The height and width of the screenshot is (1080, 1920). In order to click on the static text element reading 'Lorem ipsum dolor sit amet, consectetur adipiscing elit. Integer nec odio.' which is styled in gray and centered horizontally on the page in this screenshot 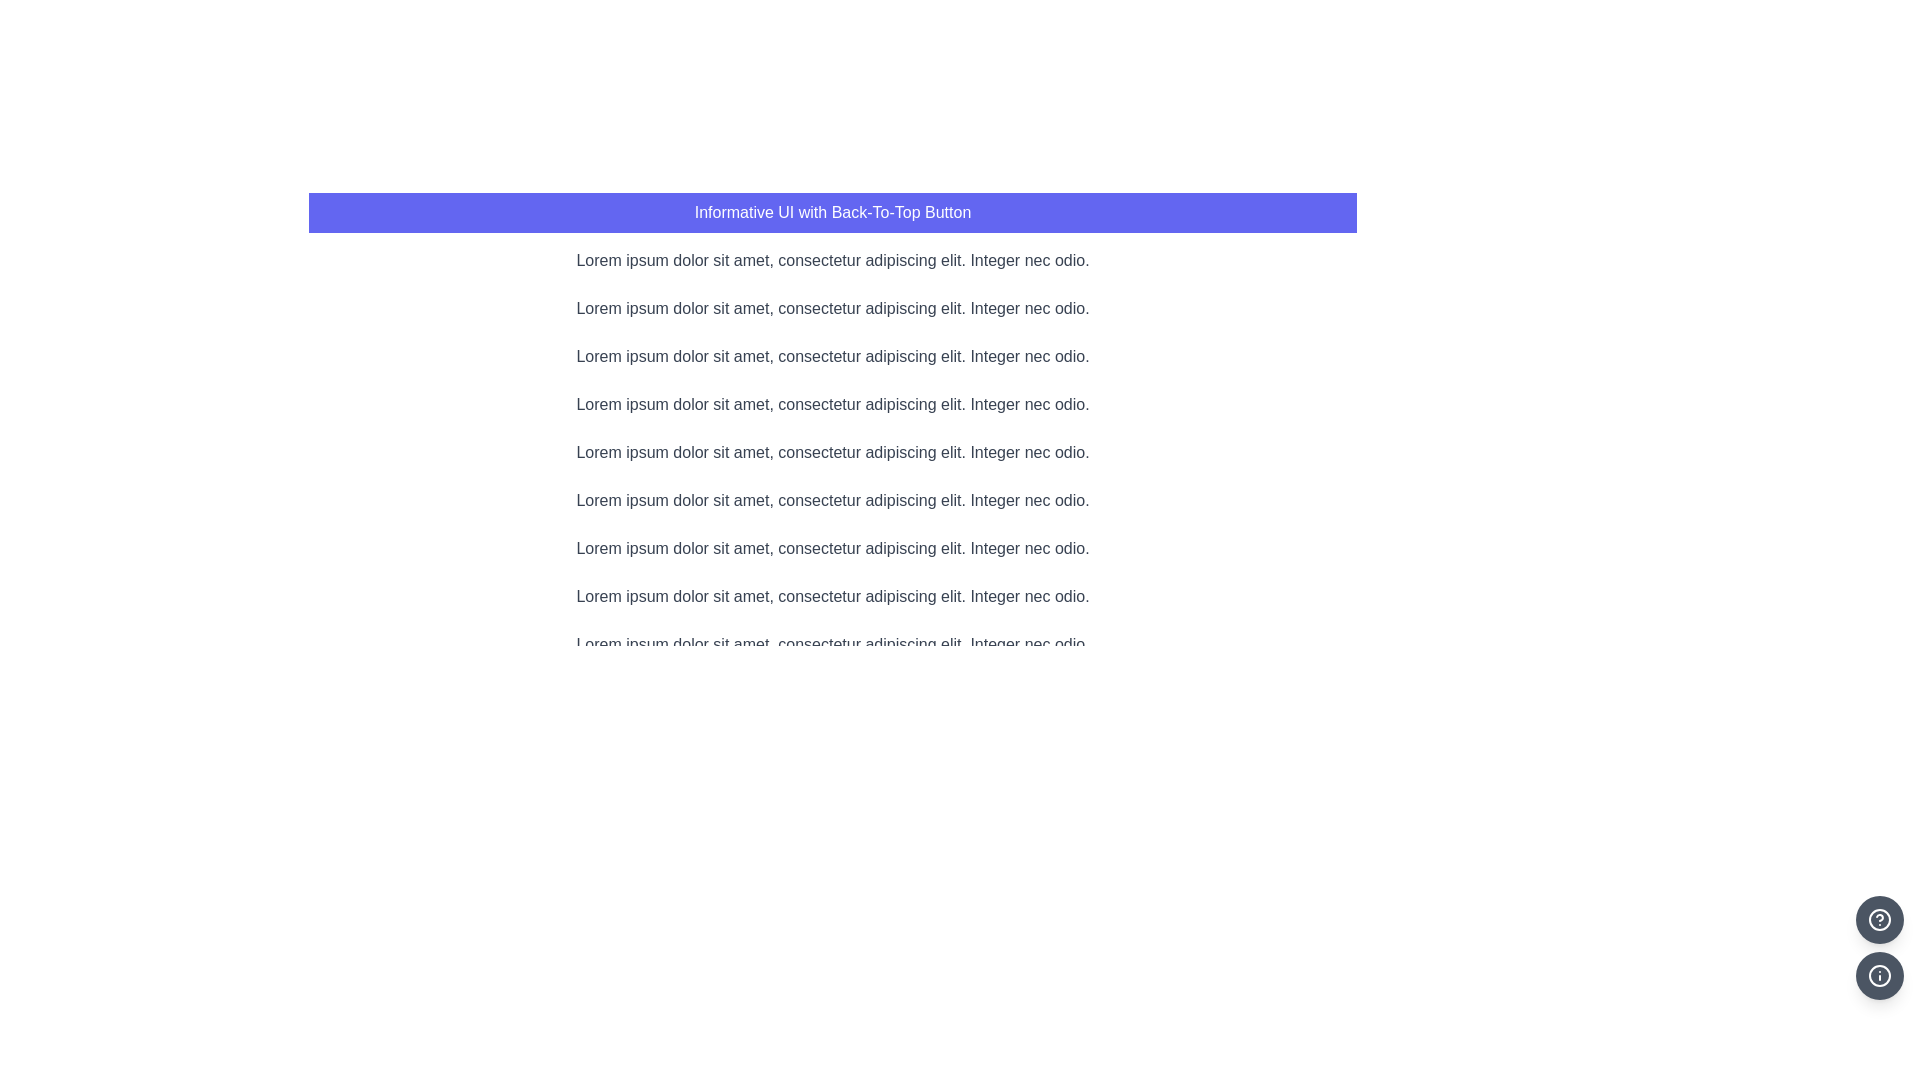, I will do `click(833, 548)`.